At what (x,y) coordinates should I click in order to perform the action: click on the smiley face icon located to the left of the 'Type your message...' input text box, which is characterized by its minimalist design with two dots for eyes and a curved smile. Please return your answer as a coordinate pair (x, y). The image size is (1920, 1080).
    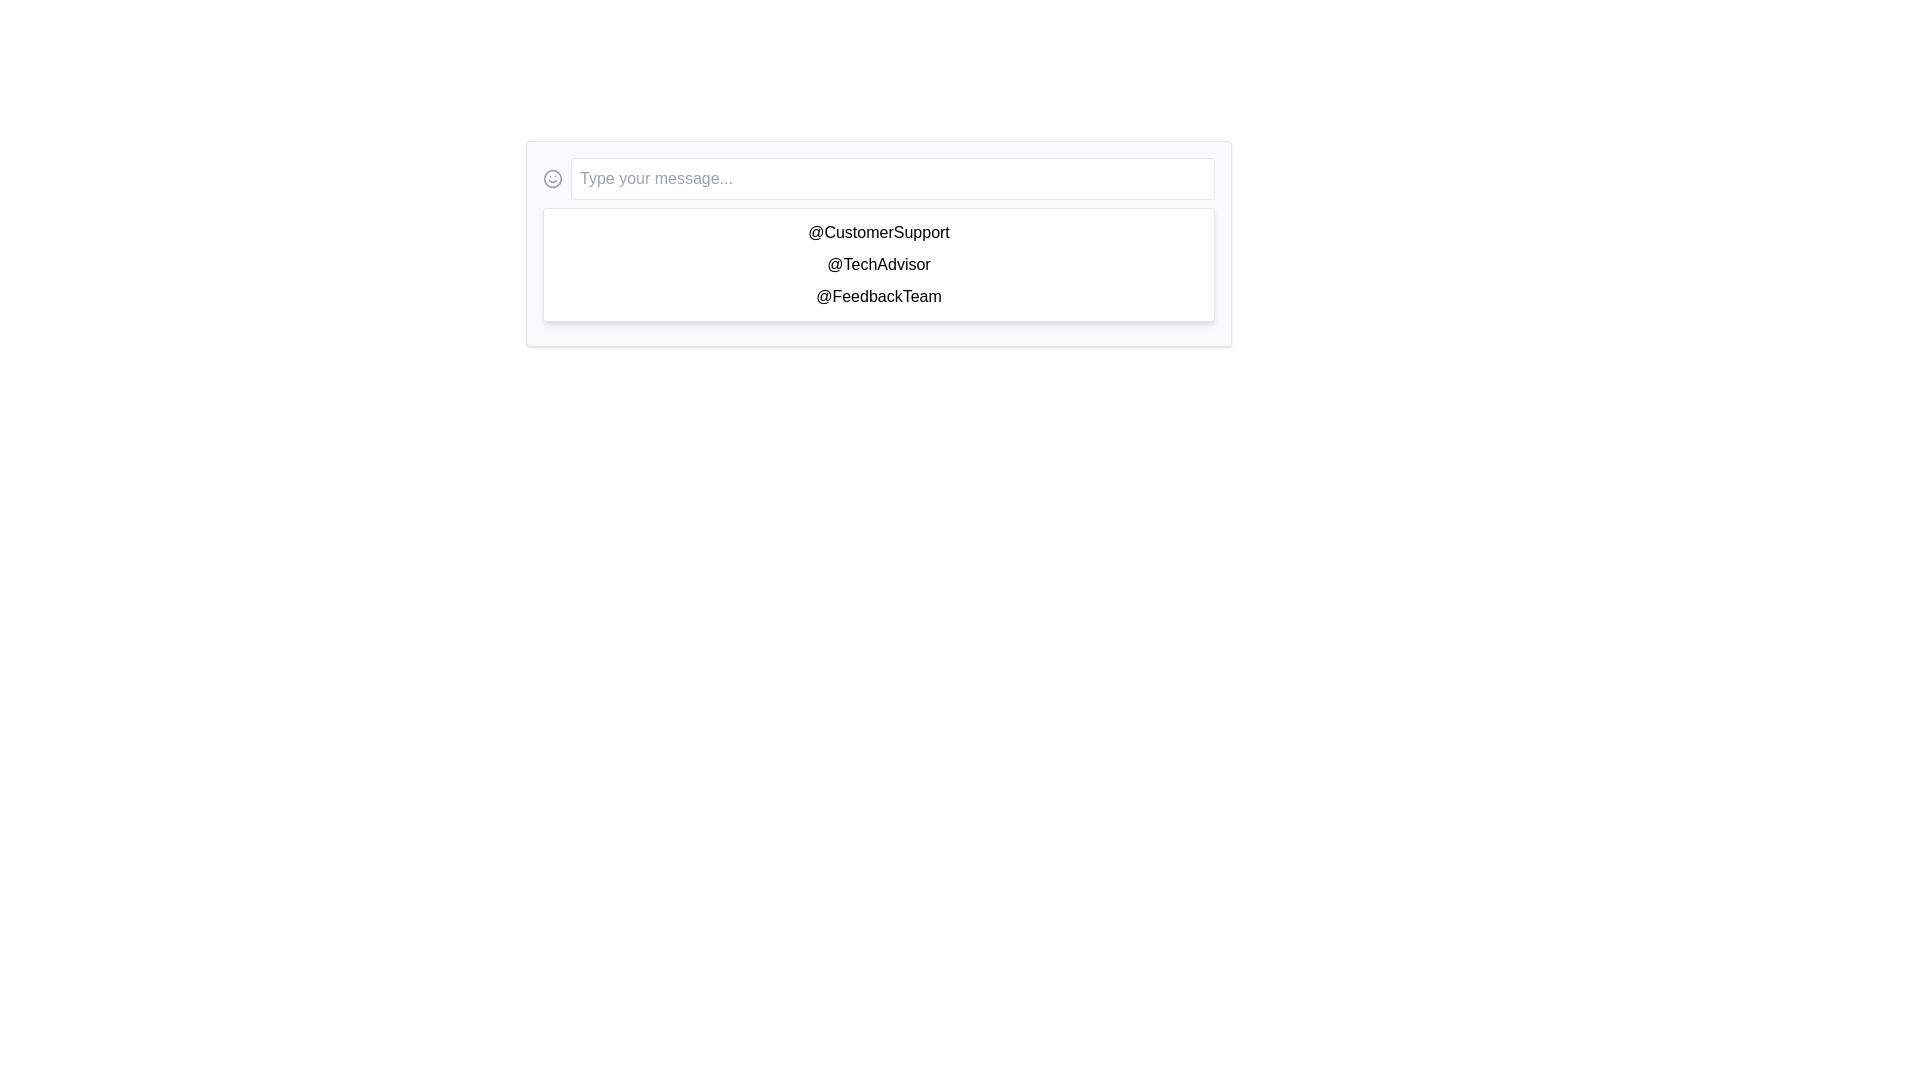
    Looking at the image, I should click on (552, 177).